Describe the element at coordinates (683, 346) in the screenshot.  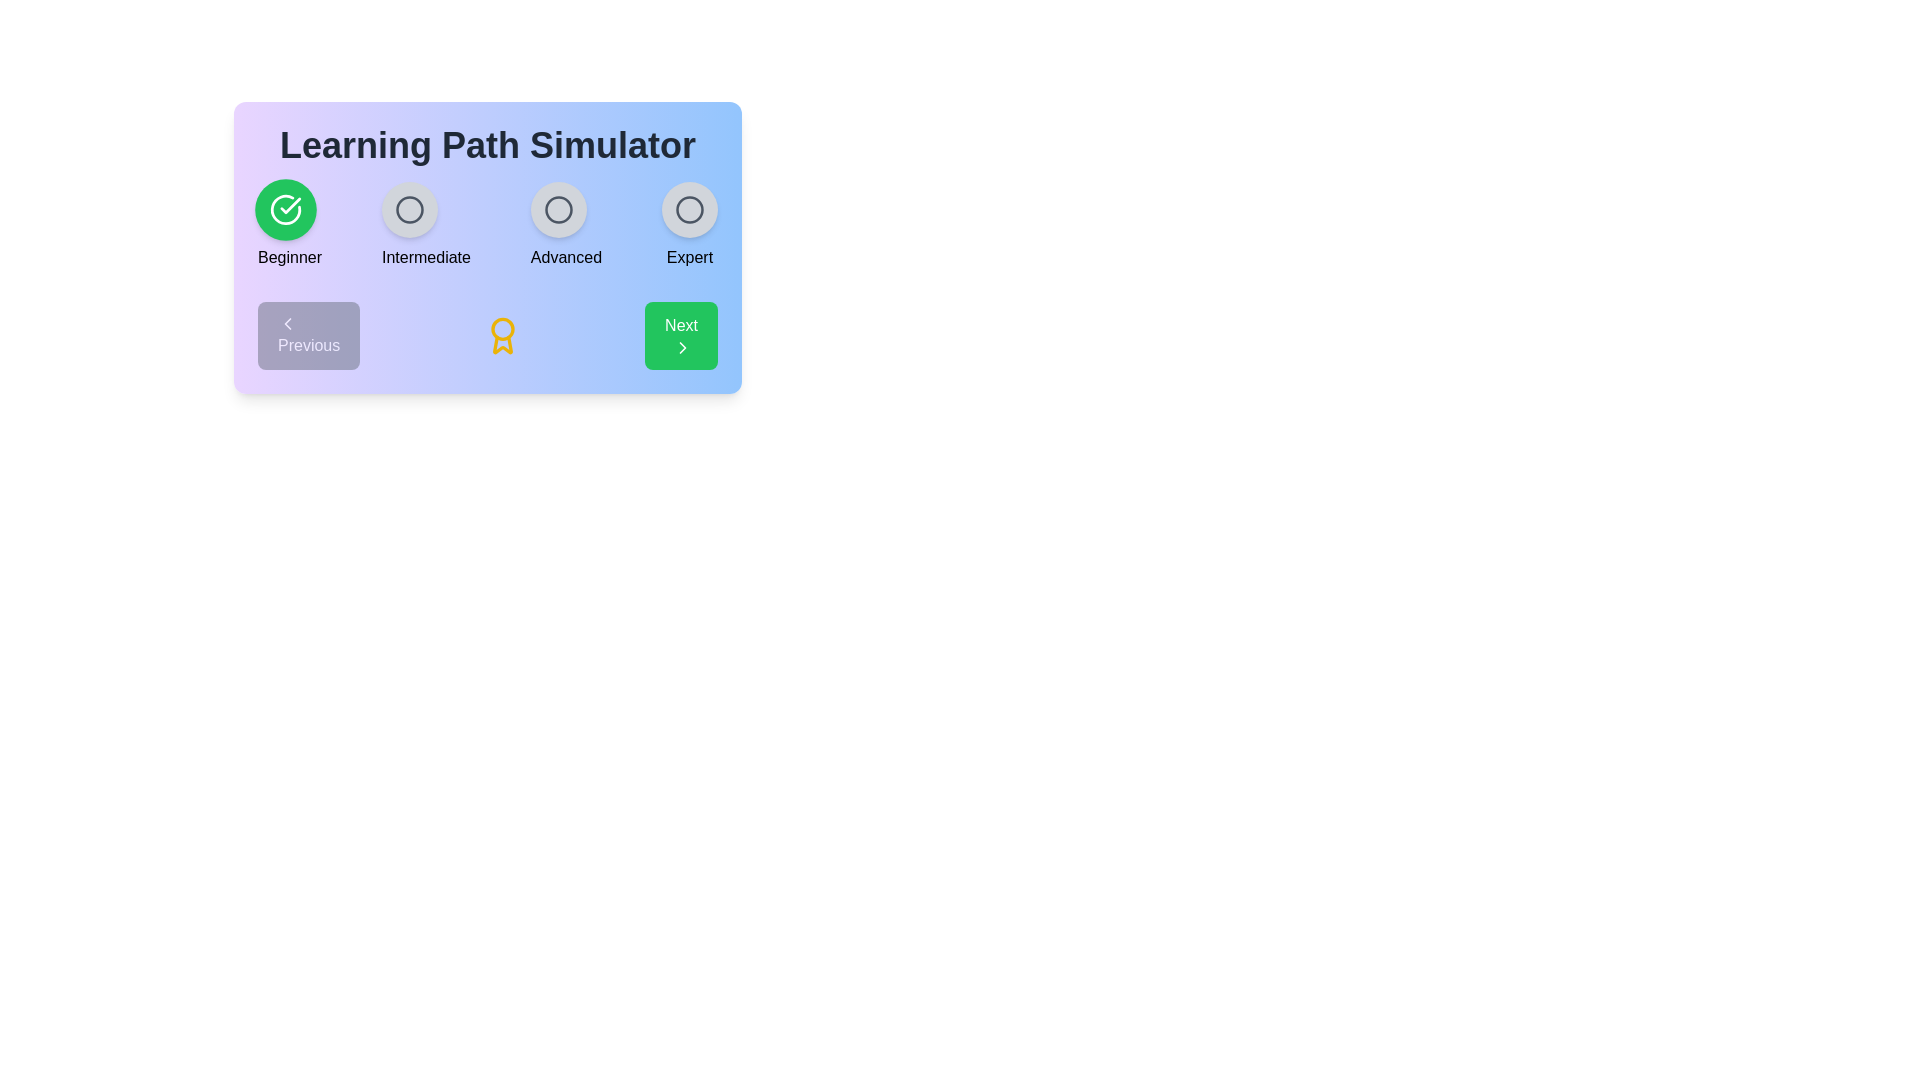
I see `the rightward-pointing chevron icon inside the green 'Next' button` at that location.